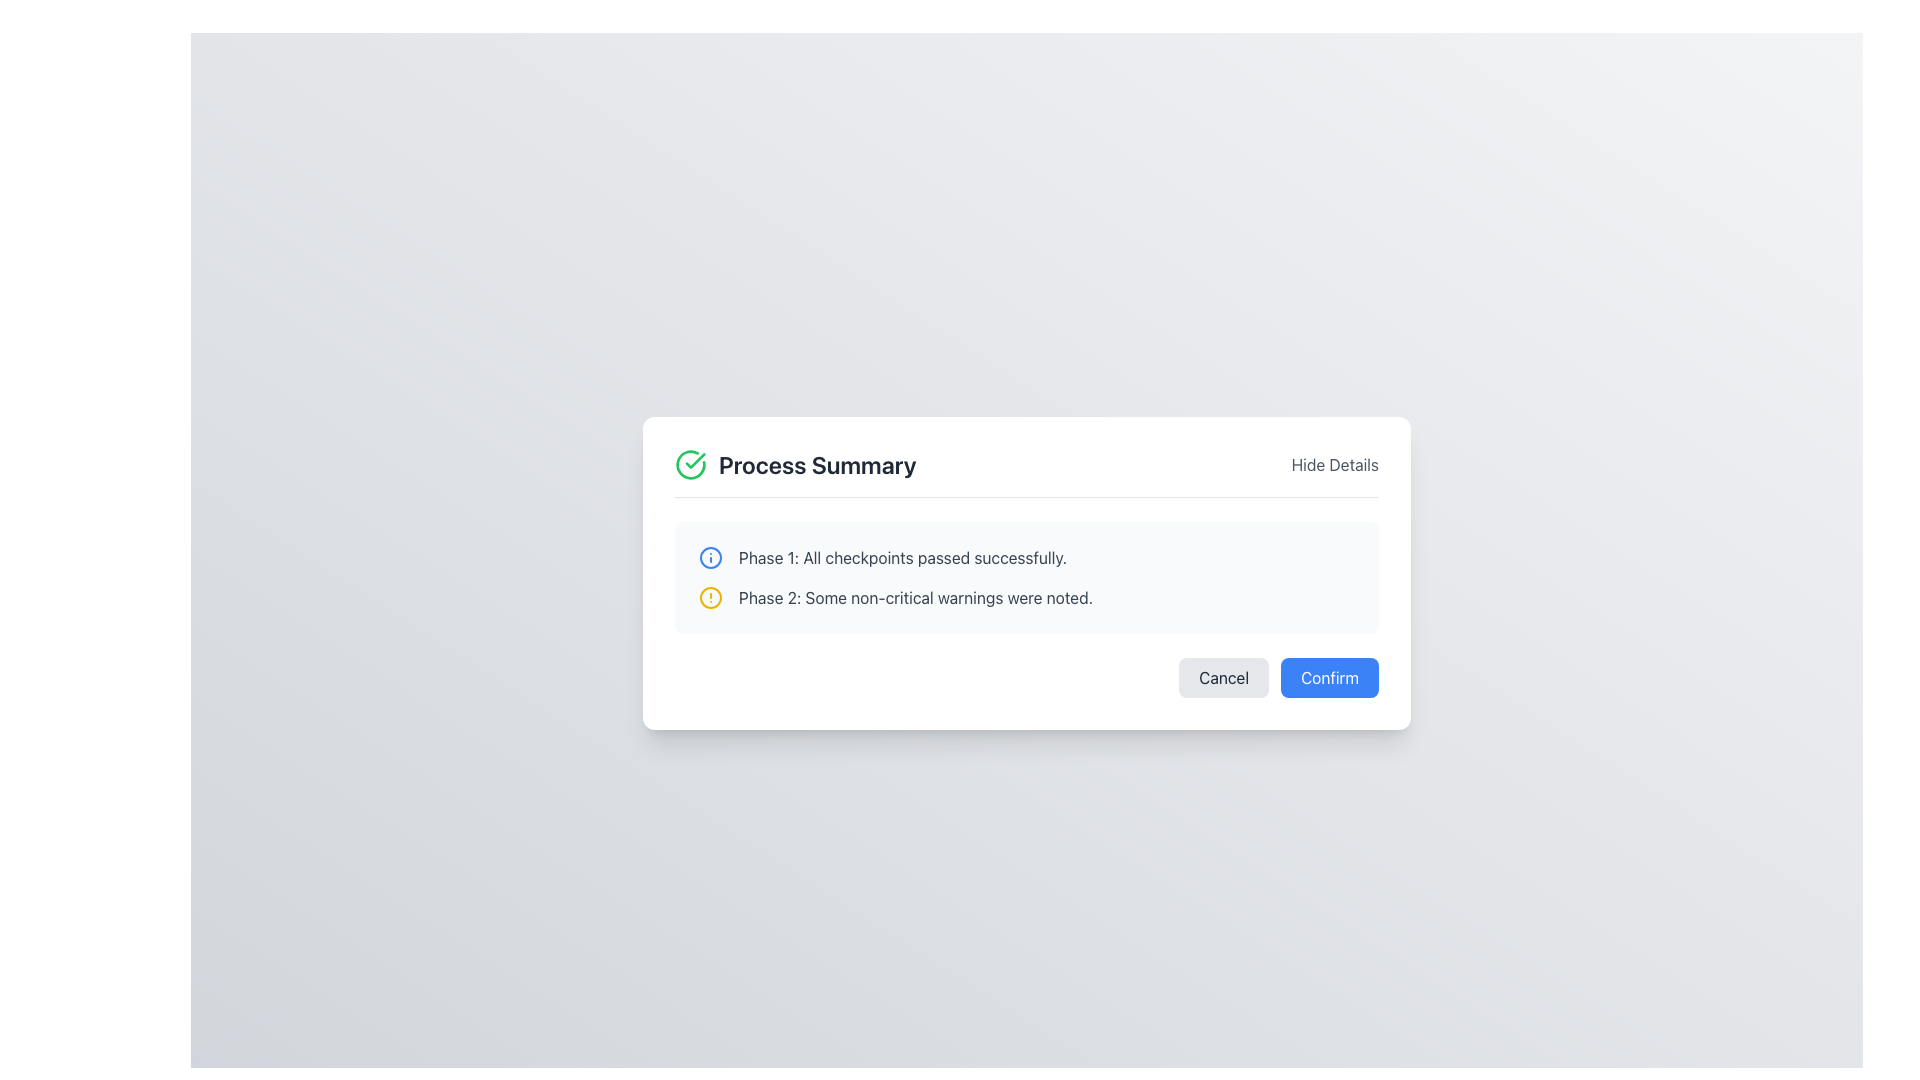 The width and height of the screenshot is (1920, 1080). What do you see at coordinates (1329, 676) in the screenshot?
I see `the 'Confirm' button located at the bottom-right corner of the 'Process Summary' dialog box to confirm the action` at bounding box center [1329, 676].